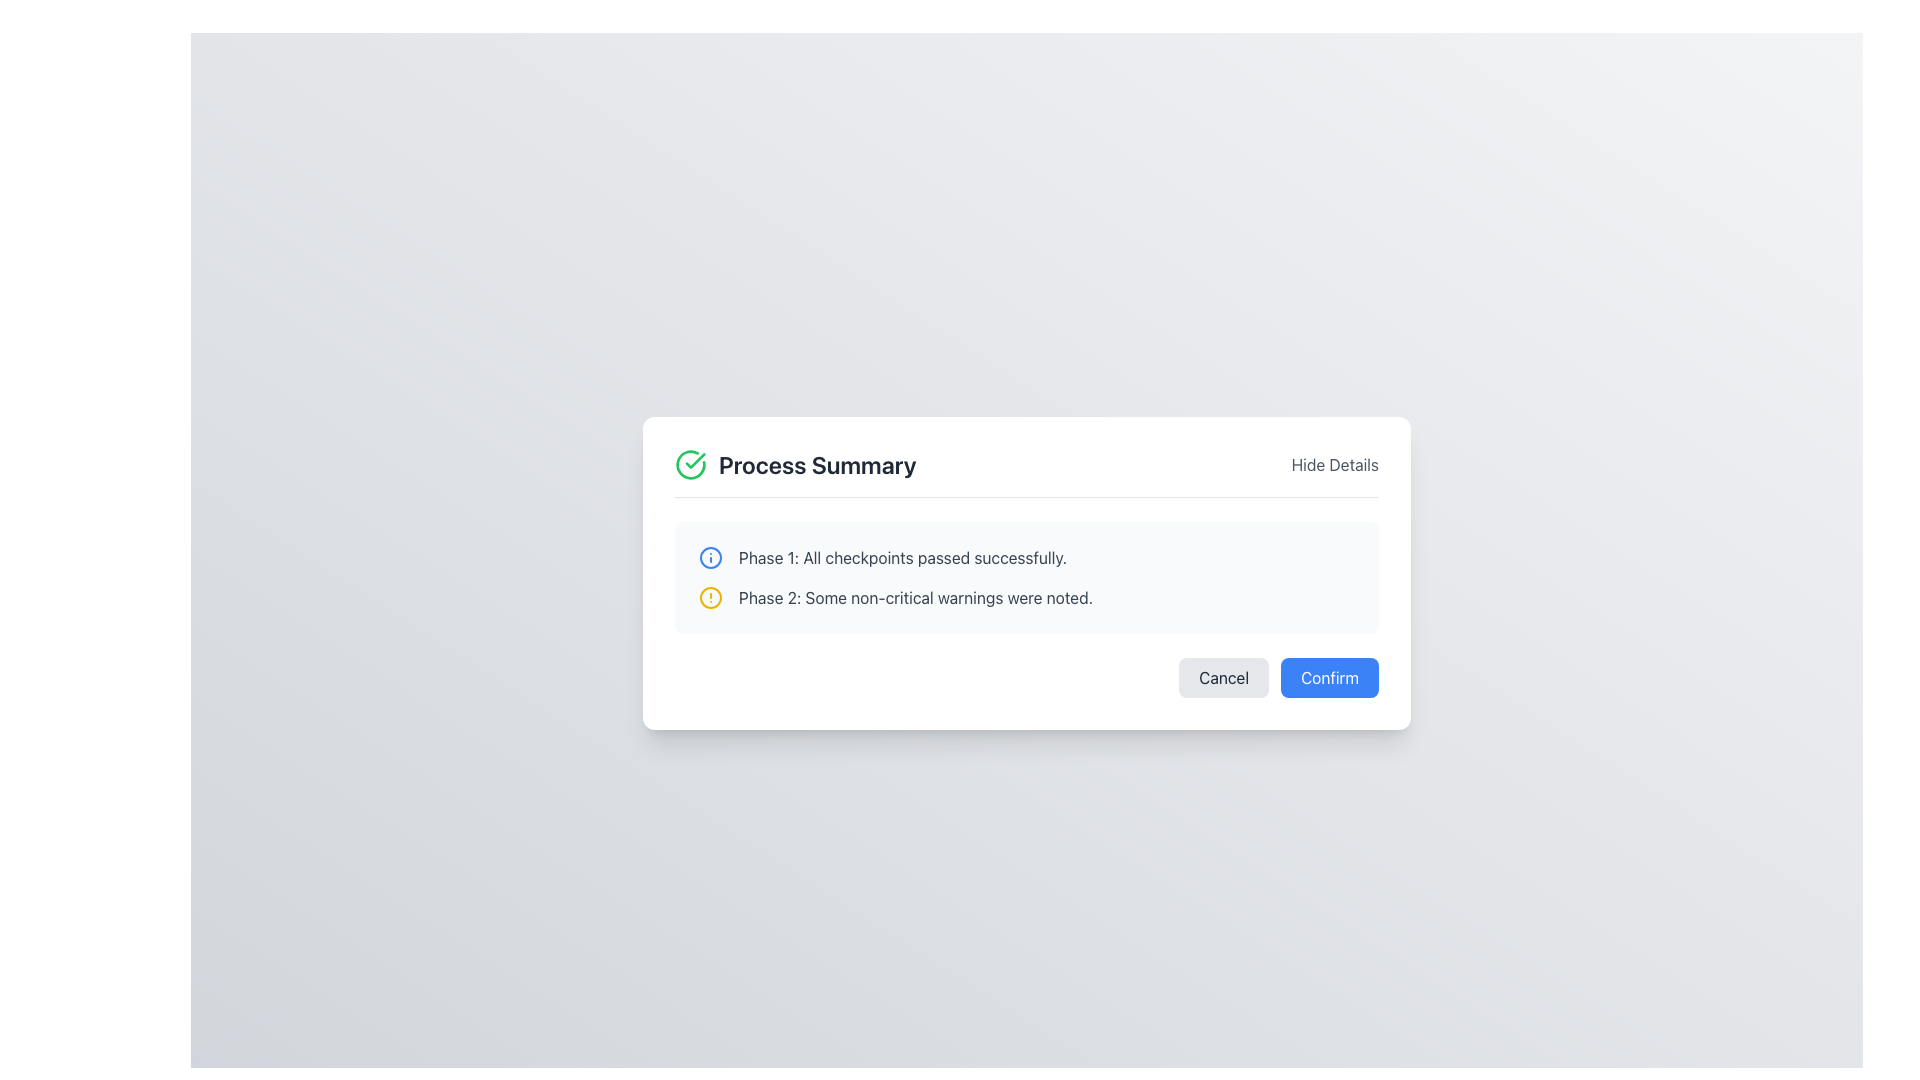 The width and height of the screenshot is (1920, 1080). What do you see at coordinates (1329, 676) in the screenshot?
I see `the 'Confirm' button located at the bottom-right corner of the 'Process Summary' dialog box to confirm the action` at bounding box center [1329, 676].